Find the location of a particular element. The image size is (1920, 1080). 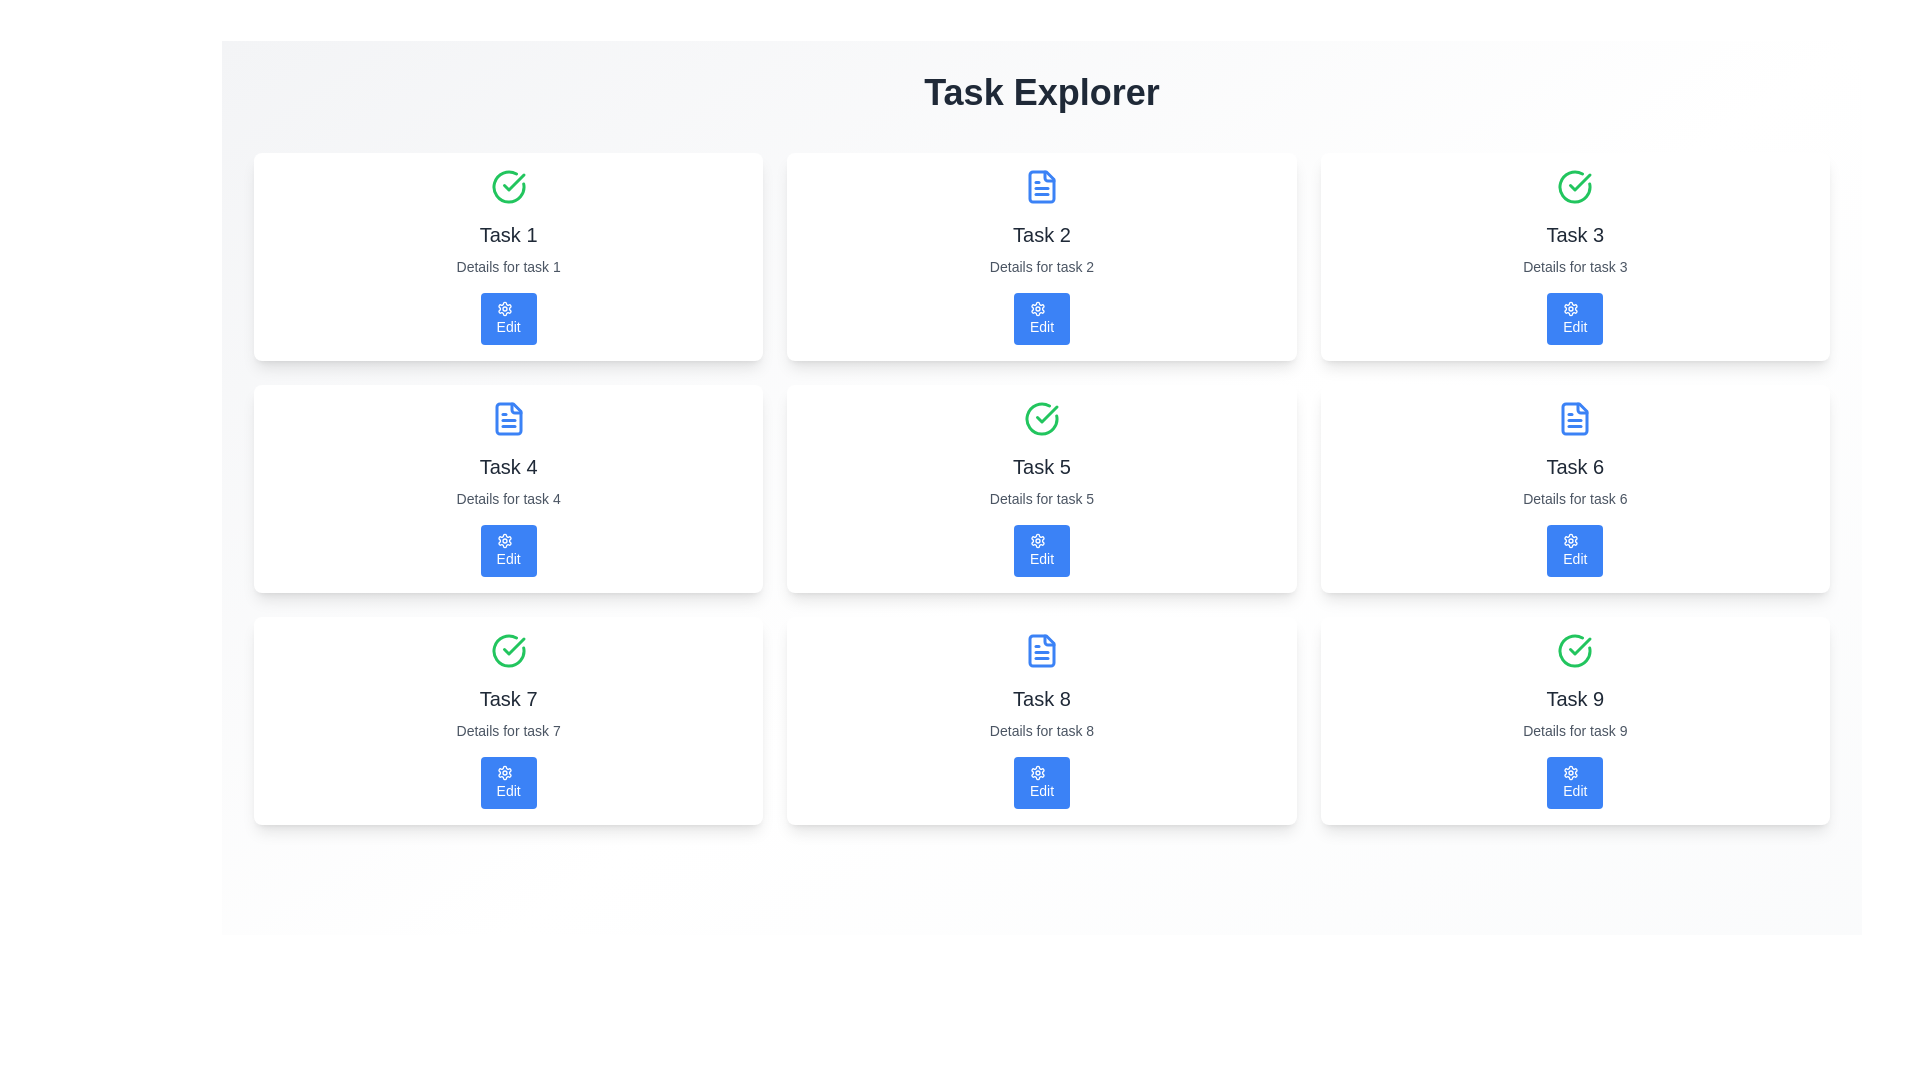

the settings icon located in the card displaying 'Task 2' in the second column of the first row of the task grid is located at coordinates (1037, 308).